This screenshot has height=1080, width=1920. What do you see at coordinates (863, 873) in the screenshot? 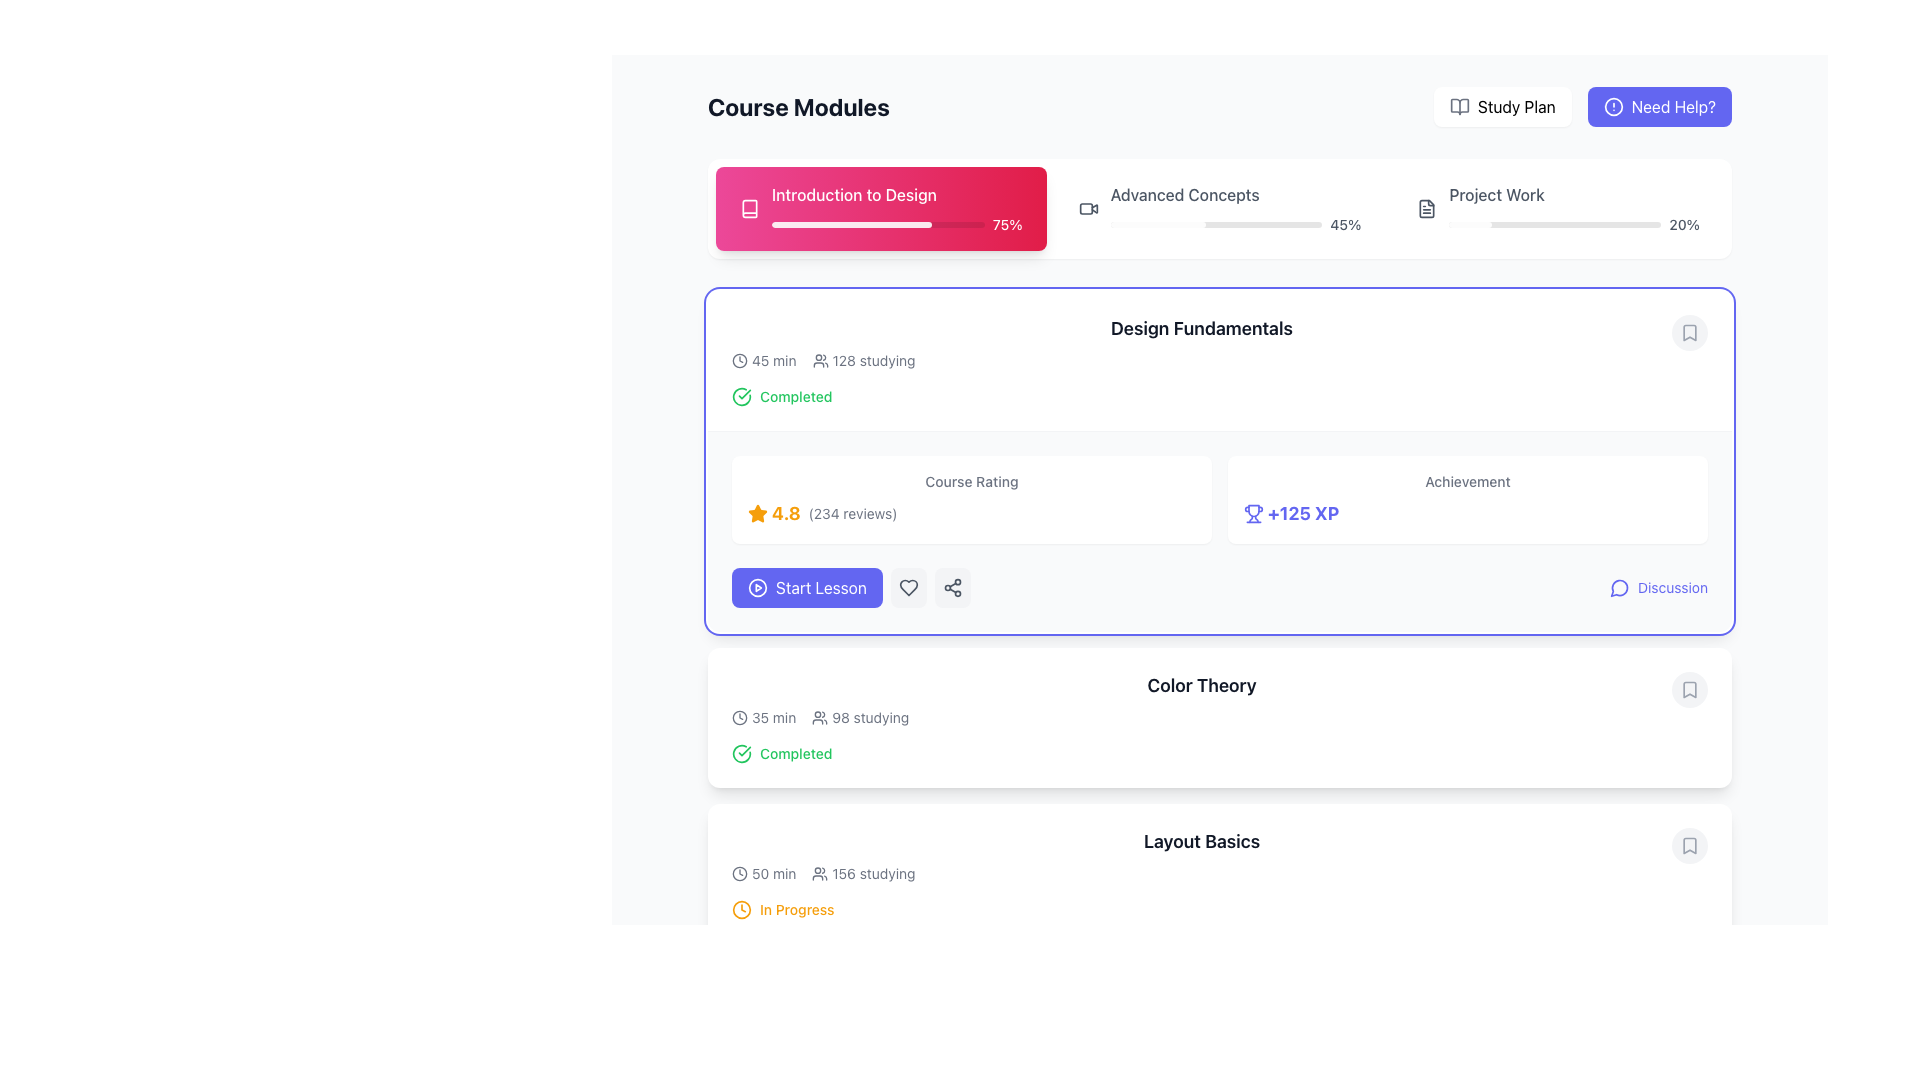
I see `text displayed on the label with an icon indicating the number of participants engaged in the 'Layout Basics' course module, located to the right of the '50 min' text` at bounding box center [863, 873].